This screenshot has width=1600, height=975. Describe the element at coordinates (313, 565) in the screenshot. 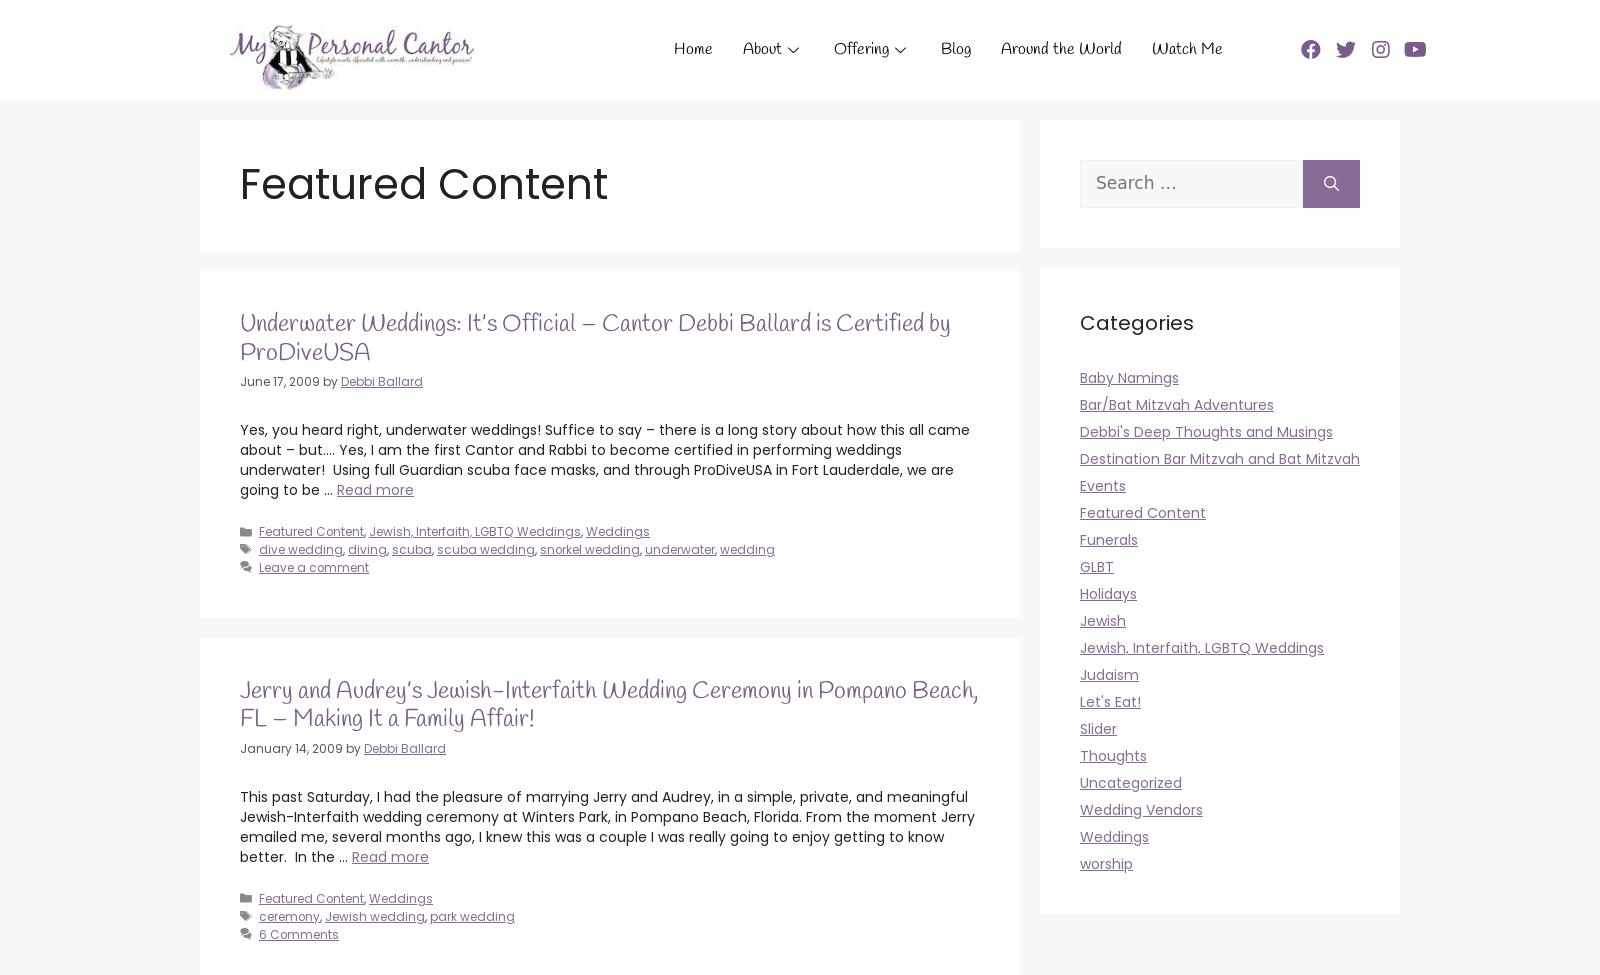

I see `'Leave a comment'` at that location.